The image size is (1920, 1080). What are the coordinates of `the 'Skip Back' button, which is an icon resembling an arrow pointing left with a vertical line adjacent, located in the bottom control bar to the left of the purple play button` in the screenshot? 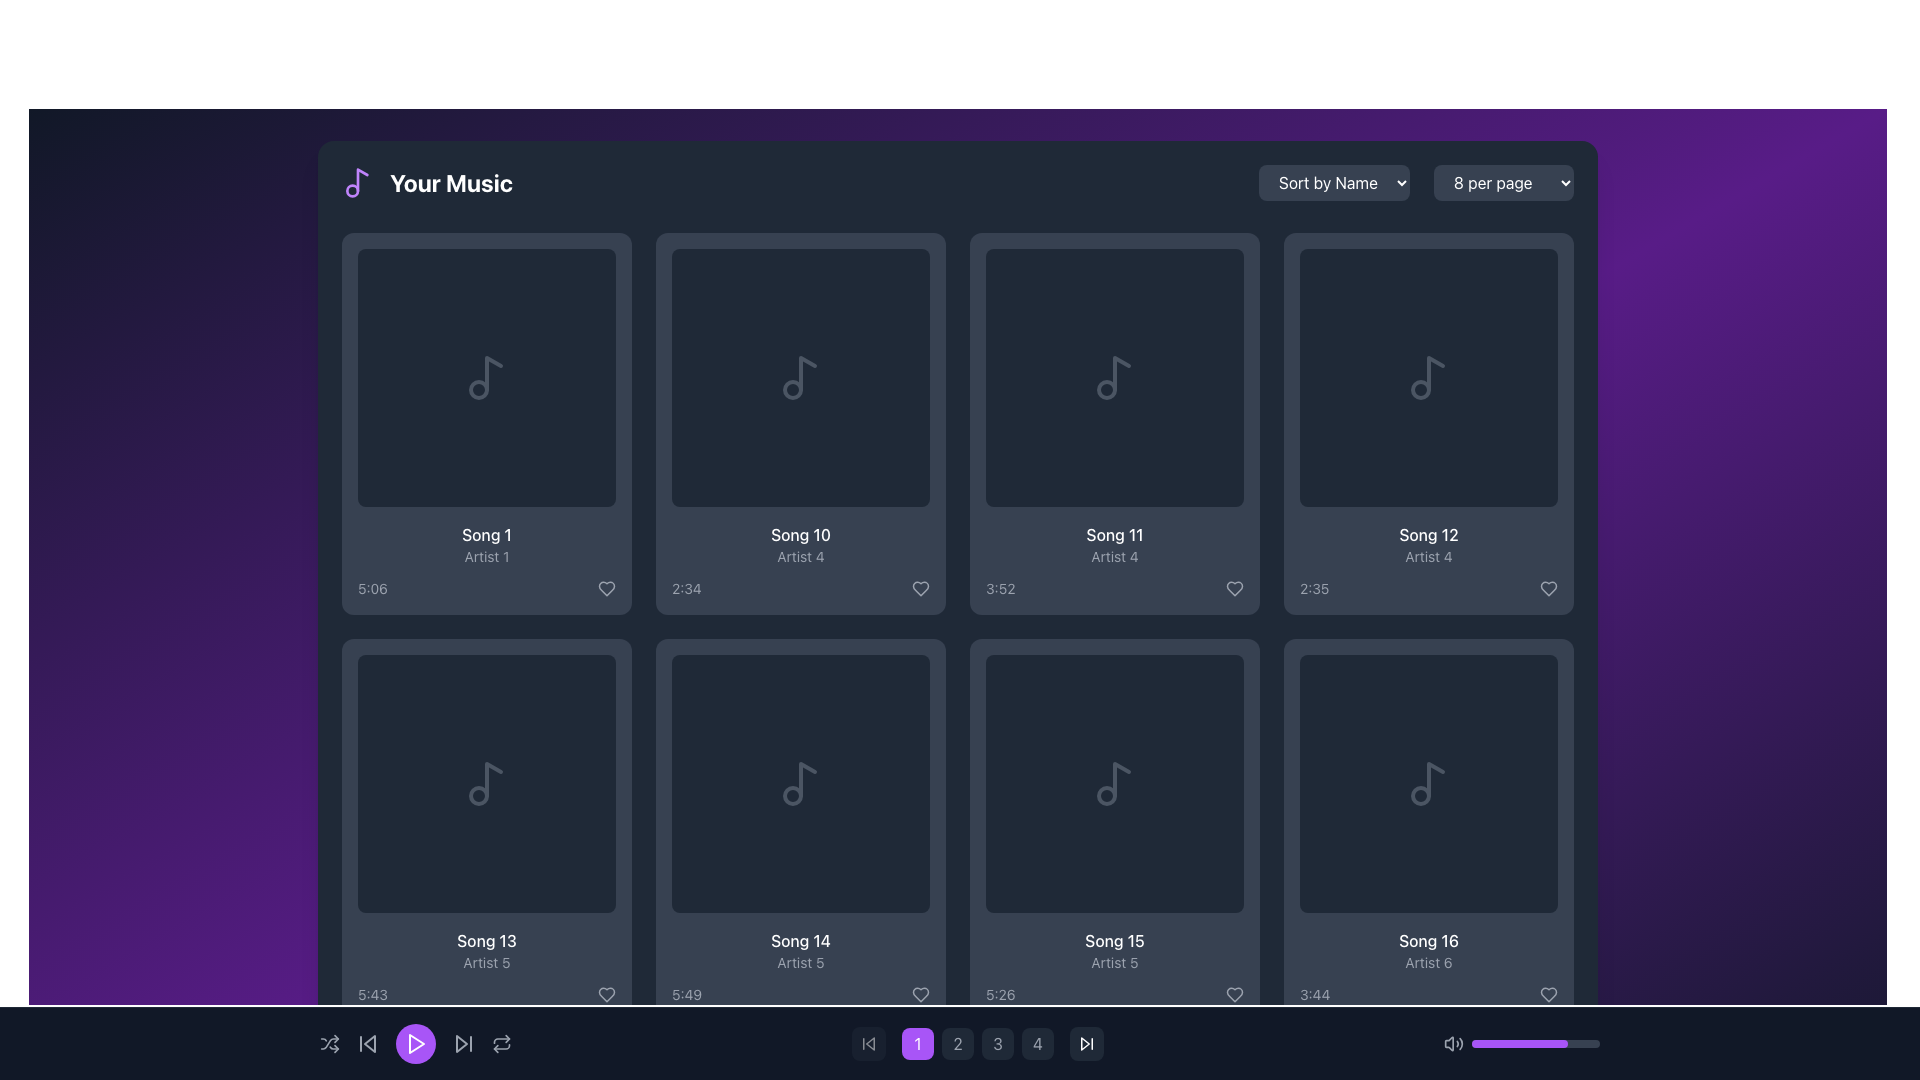 It's located at (868, 1043).